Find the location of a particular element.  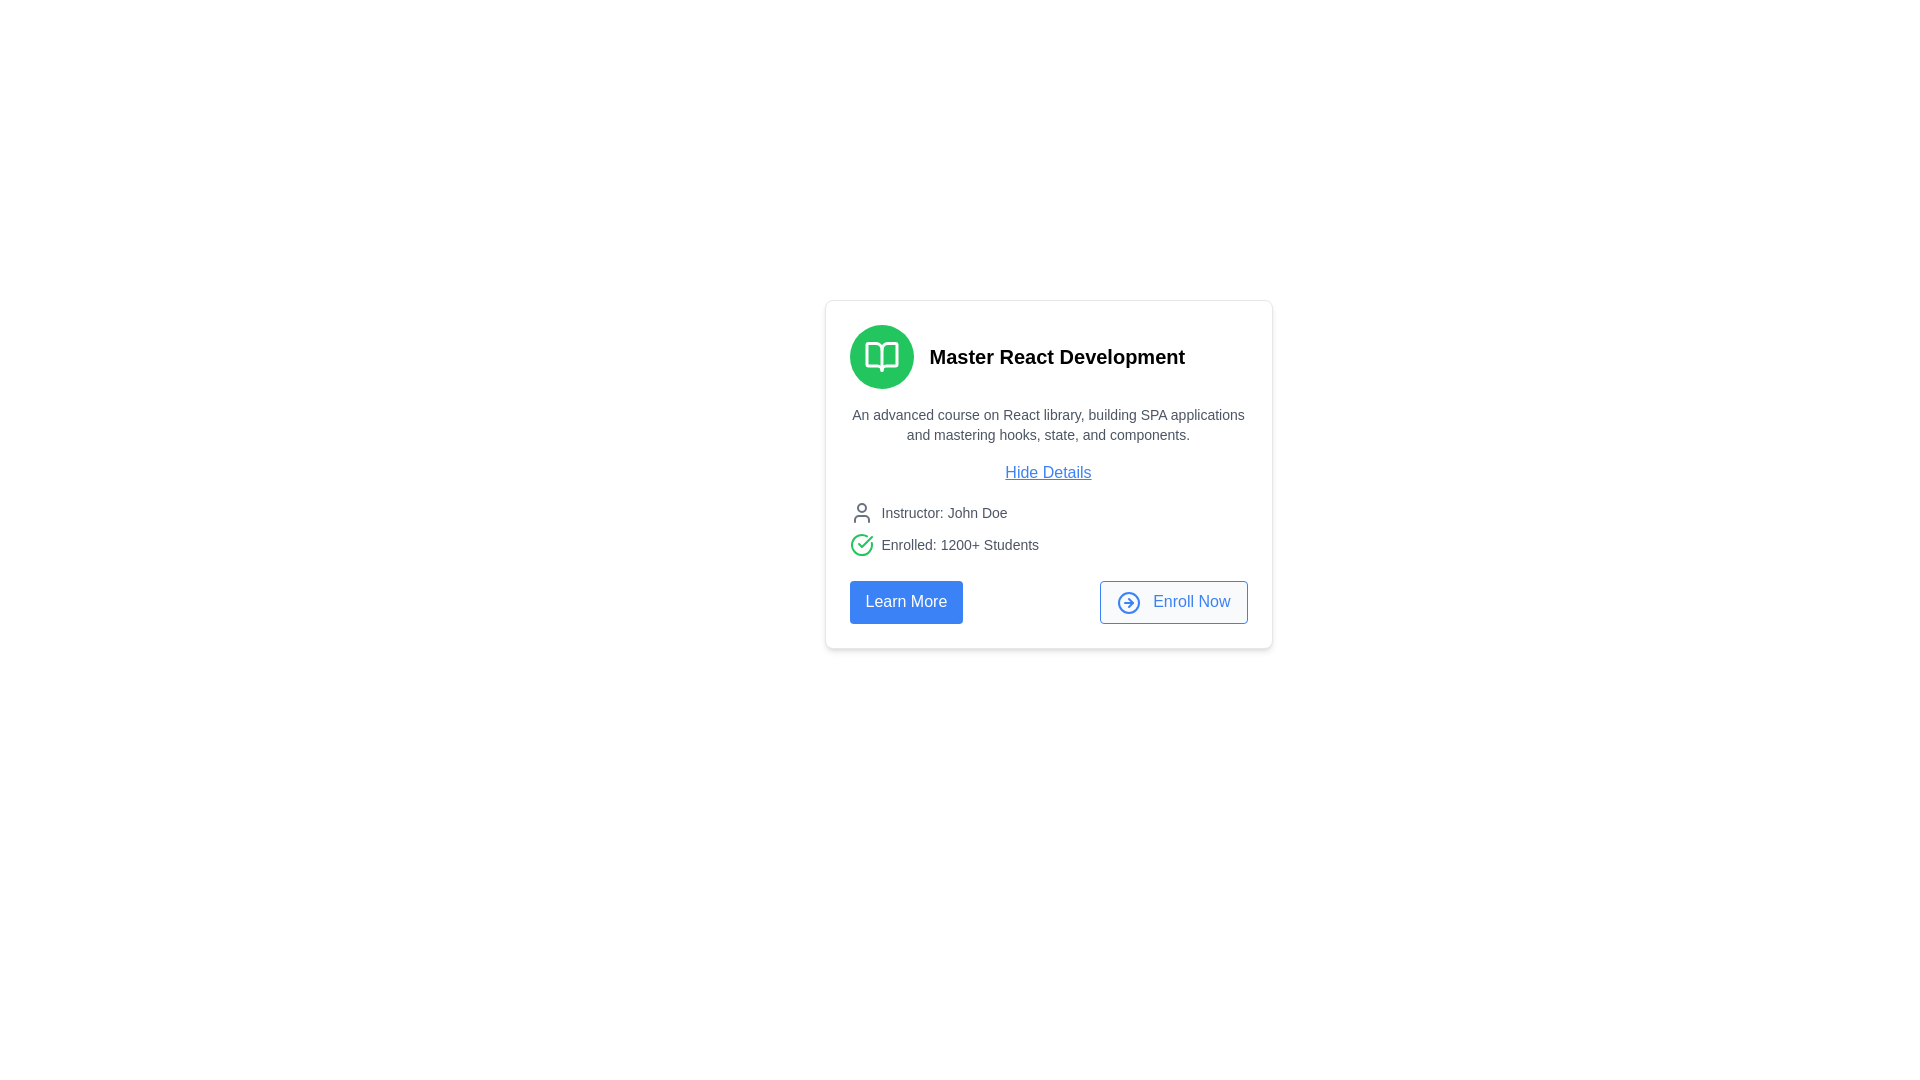

the icon representing the instructor, which is positioned to the left of the text 'Instructor: John Doe' is located at coordinates (861, 512).